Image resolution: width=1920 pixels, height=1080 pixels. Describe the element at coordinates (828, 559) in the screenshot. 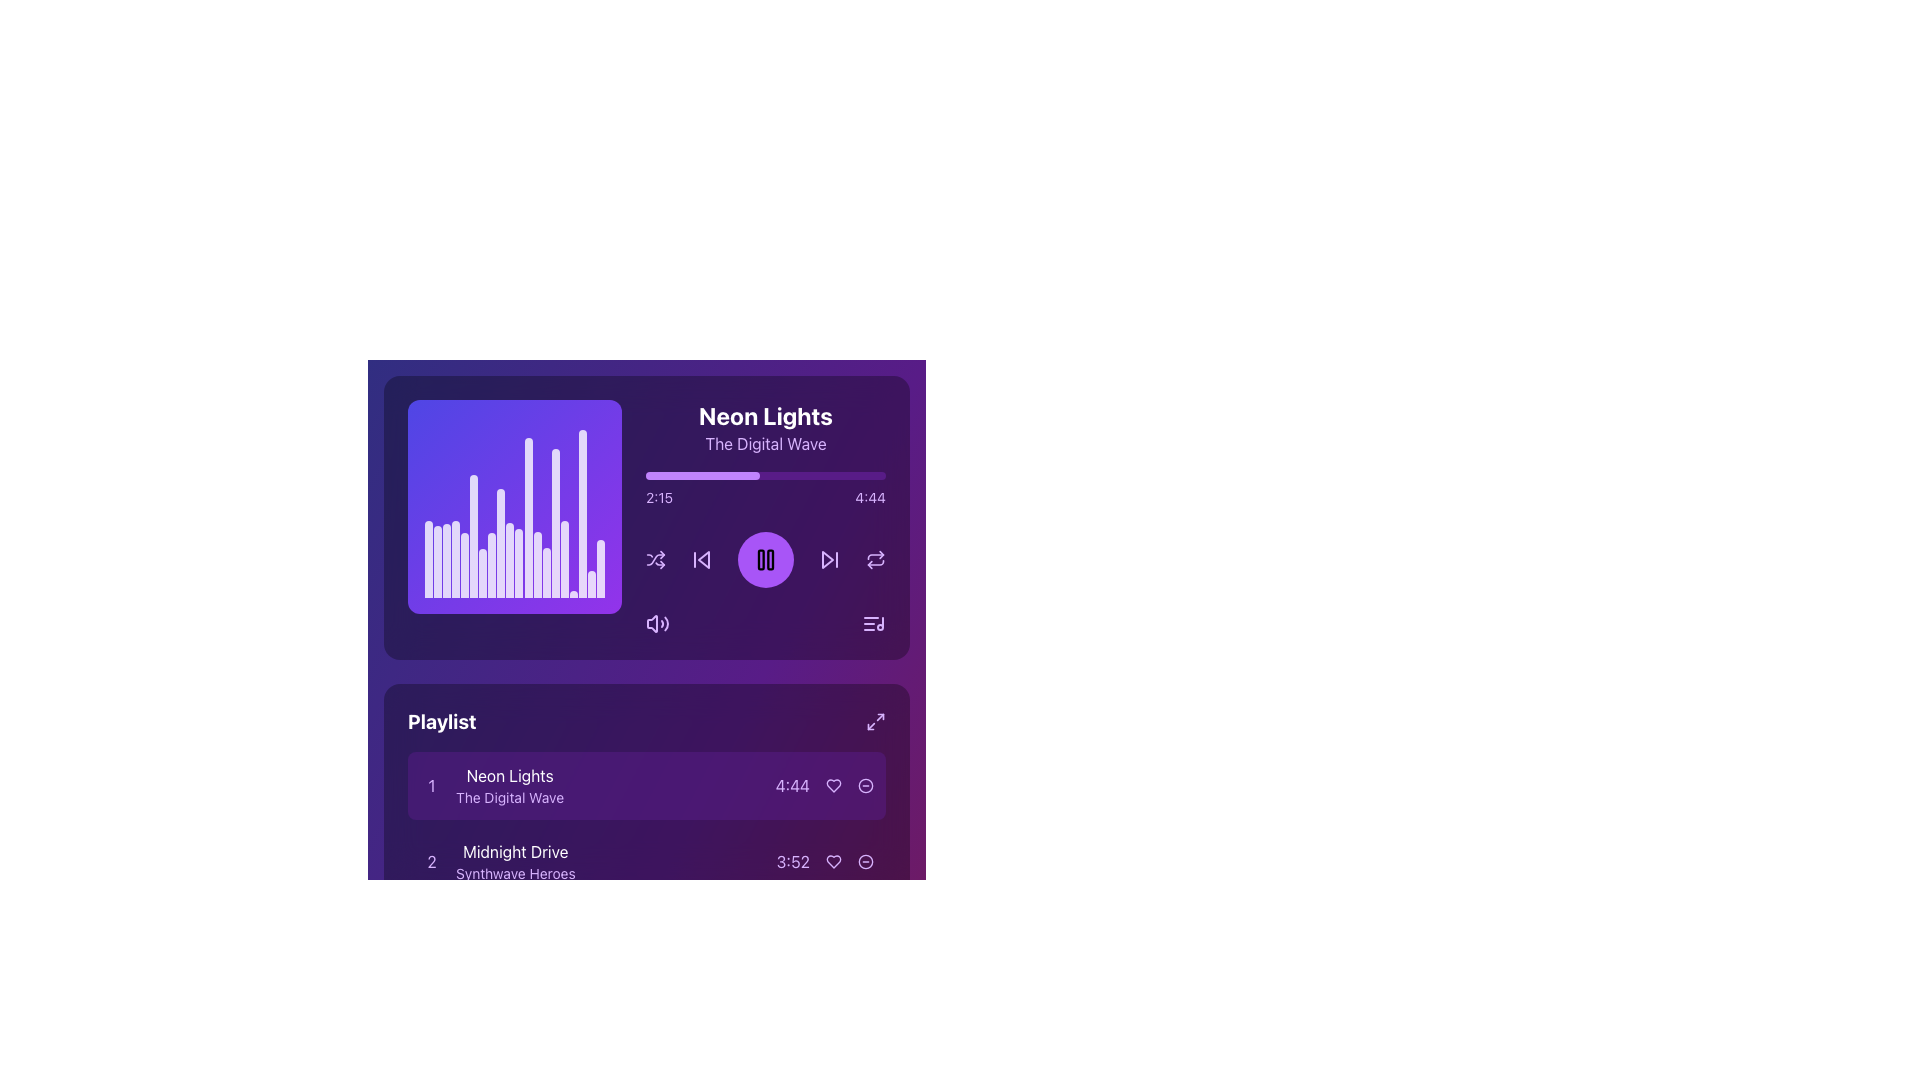

I see `the forward skip icon in the music player interface, which is located to the right of the central pause button` at that location.